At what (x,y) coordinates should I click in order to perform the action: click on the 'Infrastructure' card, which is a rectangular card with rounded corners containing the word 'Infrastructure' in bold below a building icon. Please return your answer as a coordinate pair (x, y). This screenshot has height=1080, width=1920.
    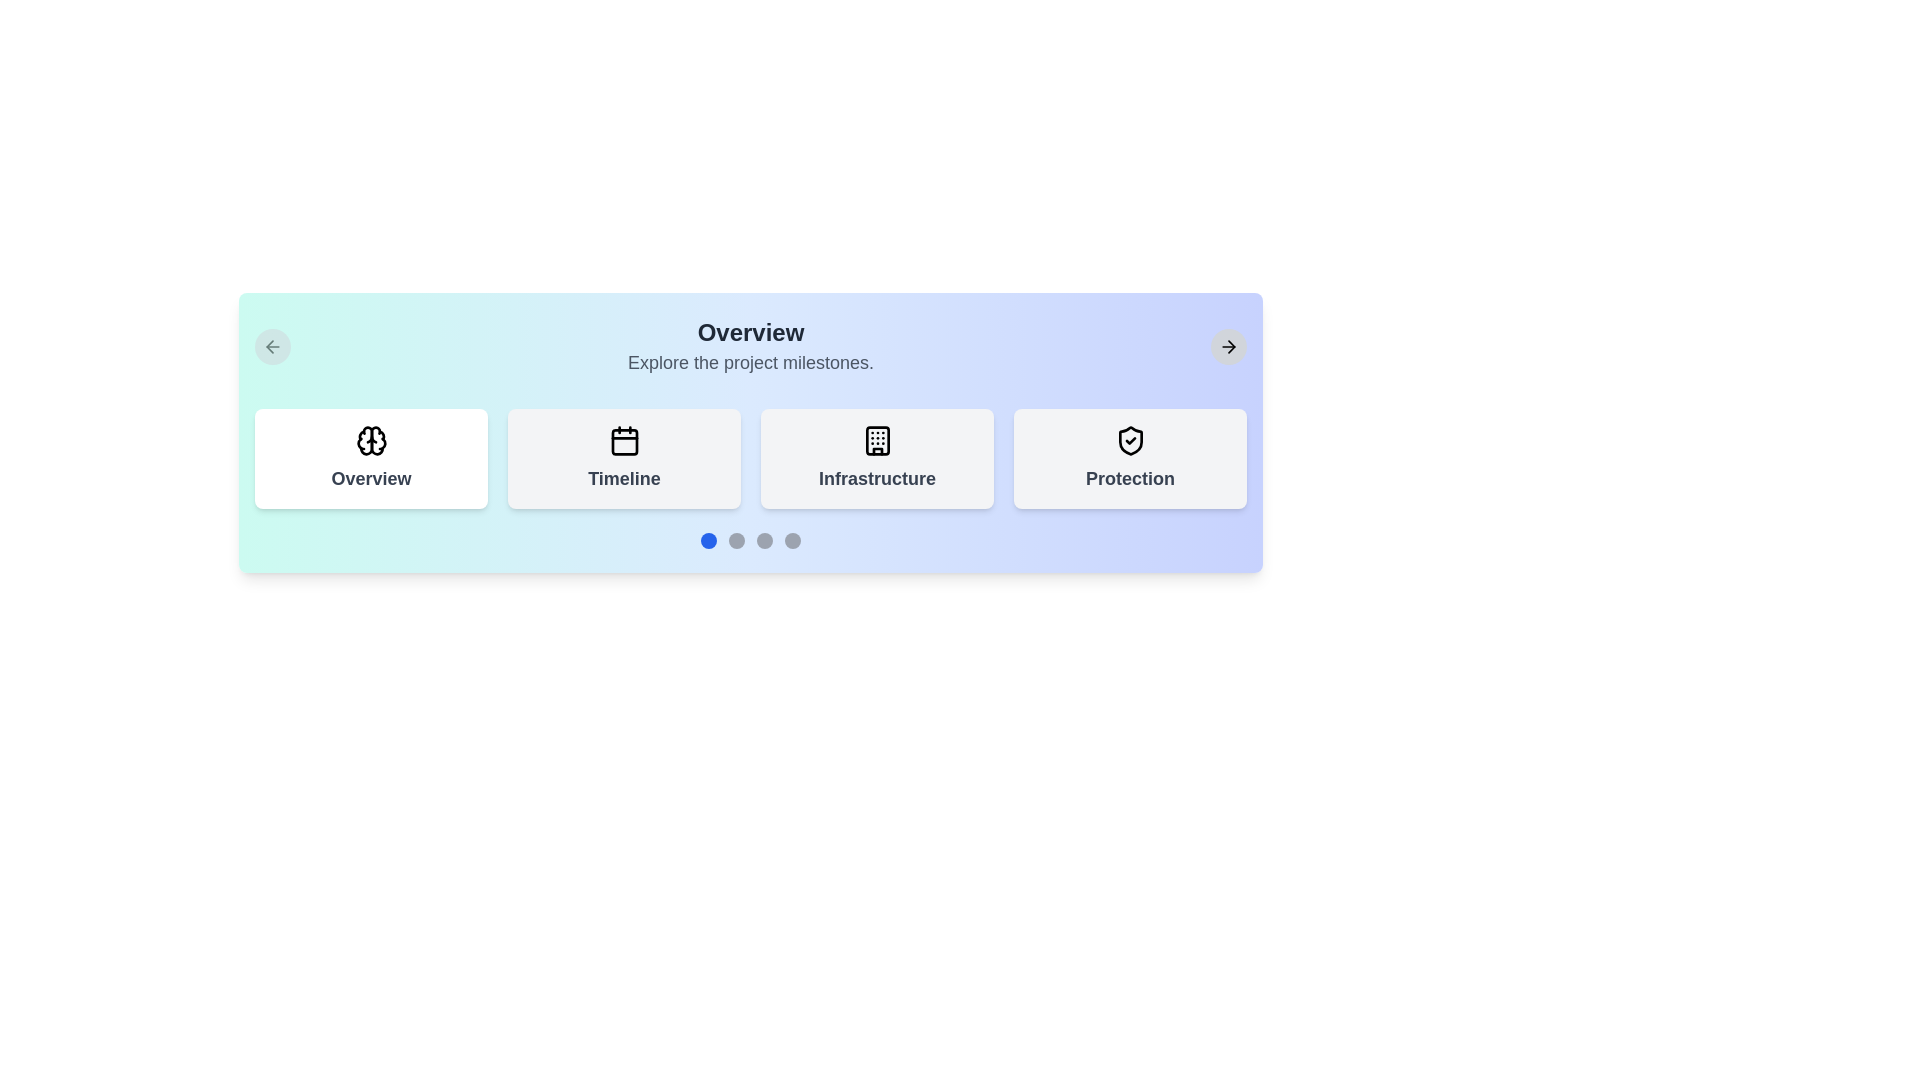
    Looking at the image, I should click on (877, 459).